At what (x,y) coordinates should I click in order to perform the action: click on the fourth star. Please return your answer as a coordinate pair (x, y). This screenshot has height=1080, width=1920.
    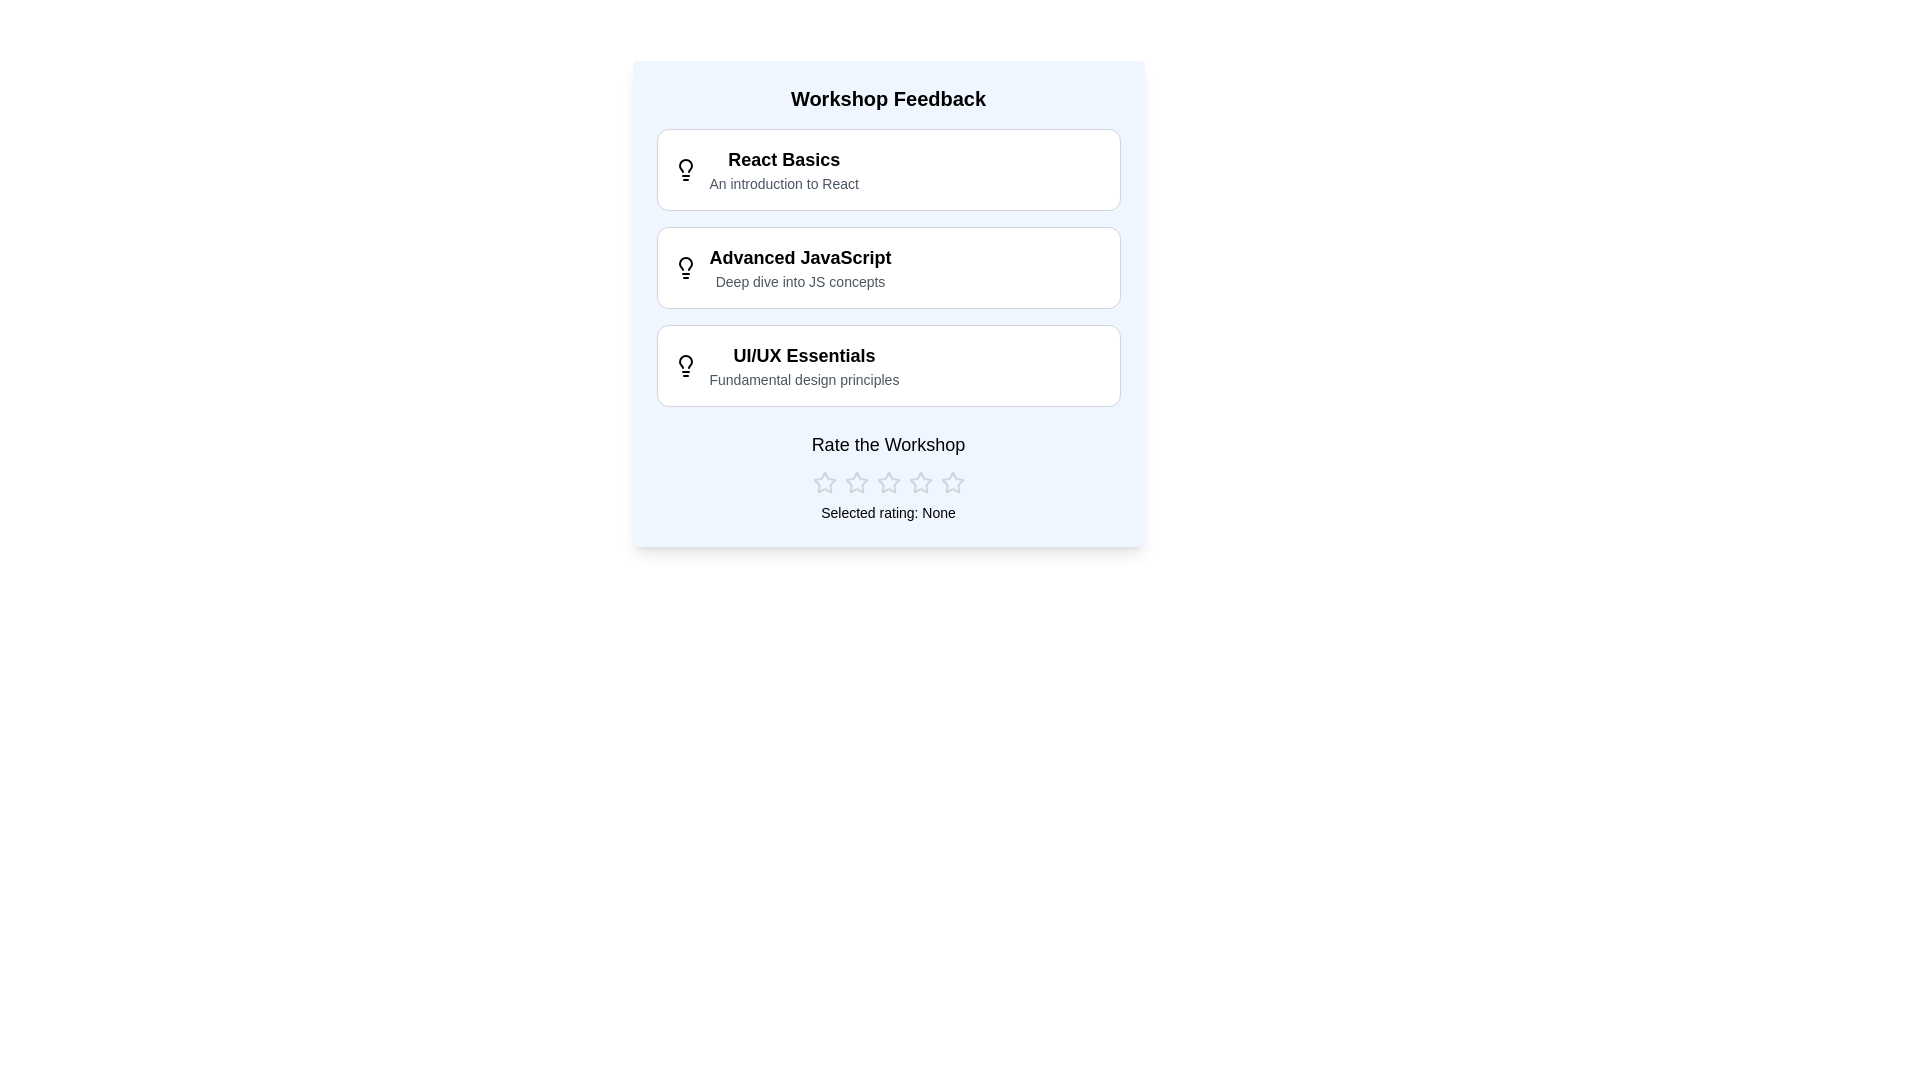
    Looking at the image, I should click on (919, 482).